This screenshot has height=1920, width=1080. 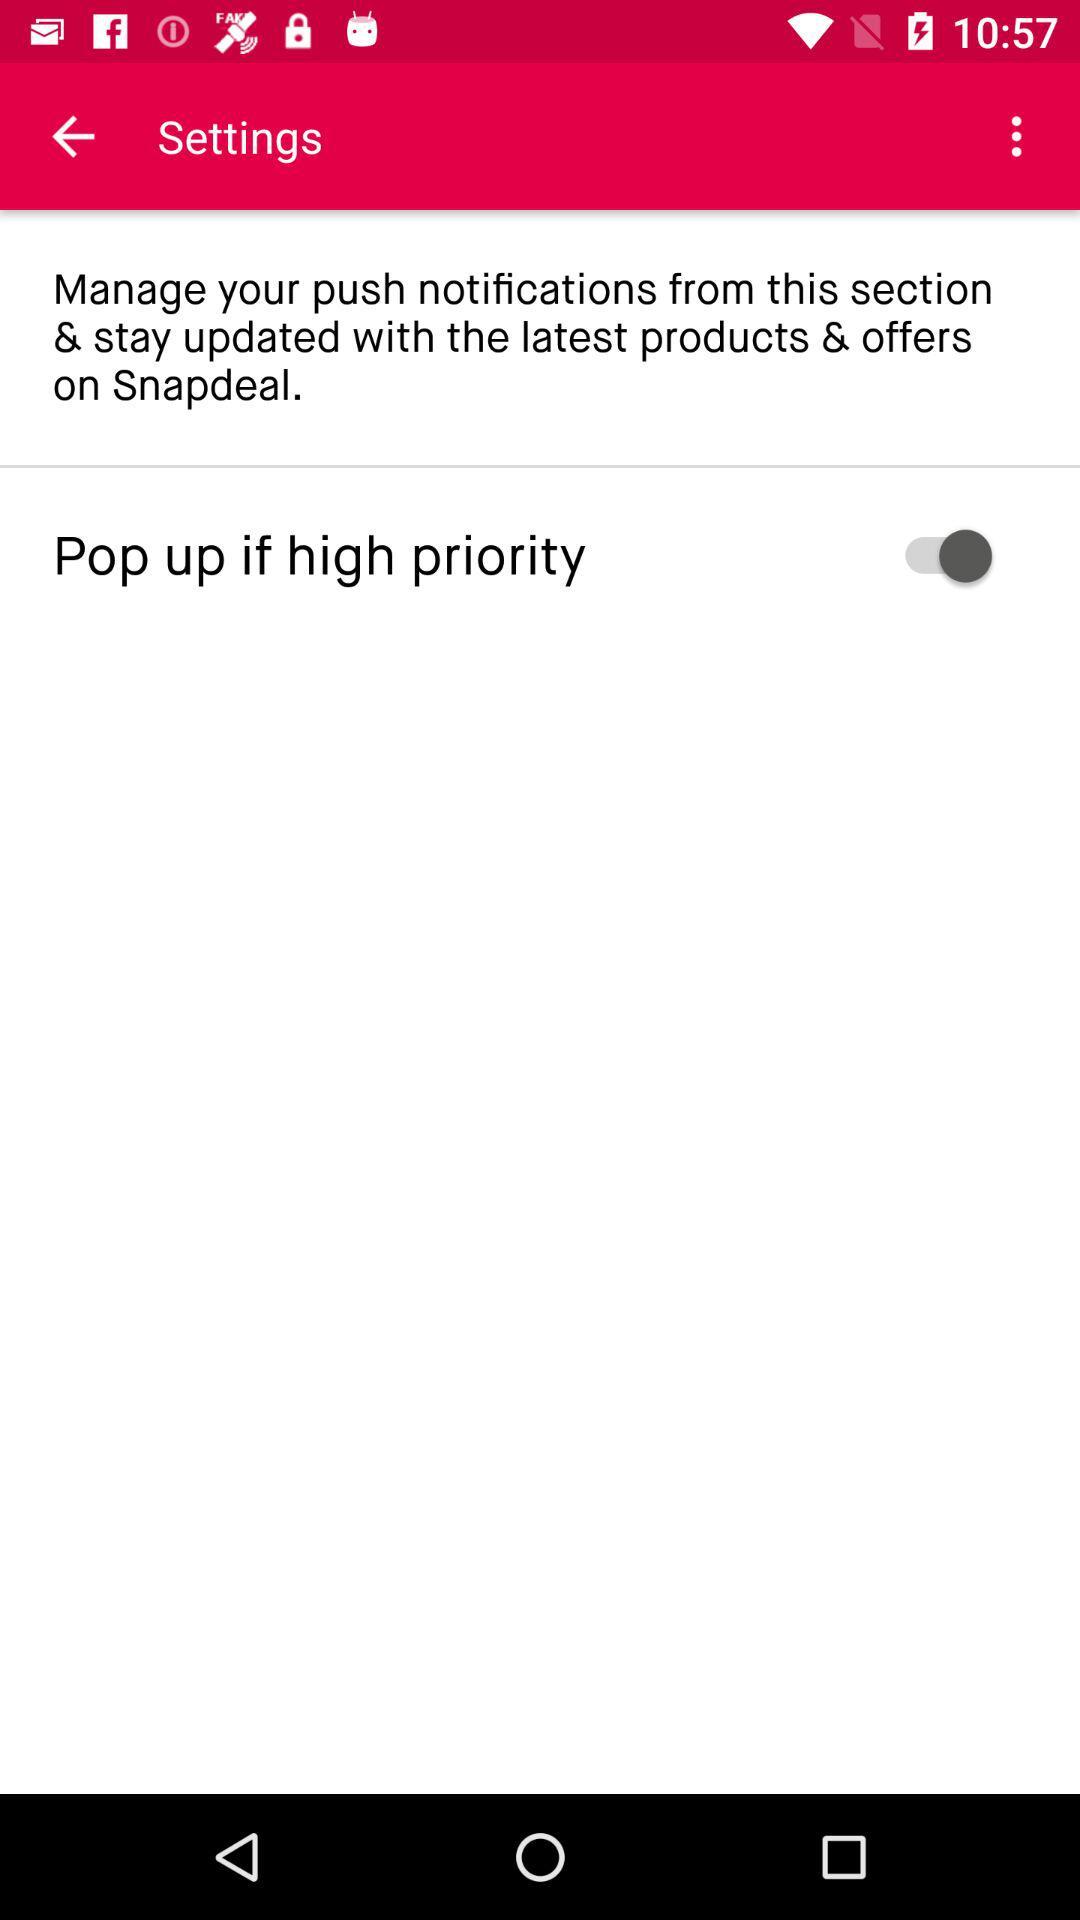 What do you see at coordinates (72, 135) in the screenshot?
I see `go back` at bounding box center [72, 135].